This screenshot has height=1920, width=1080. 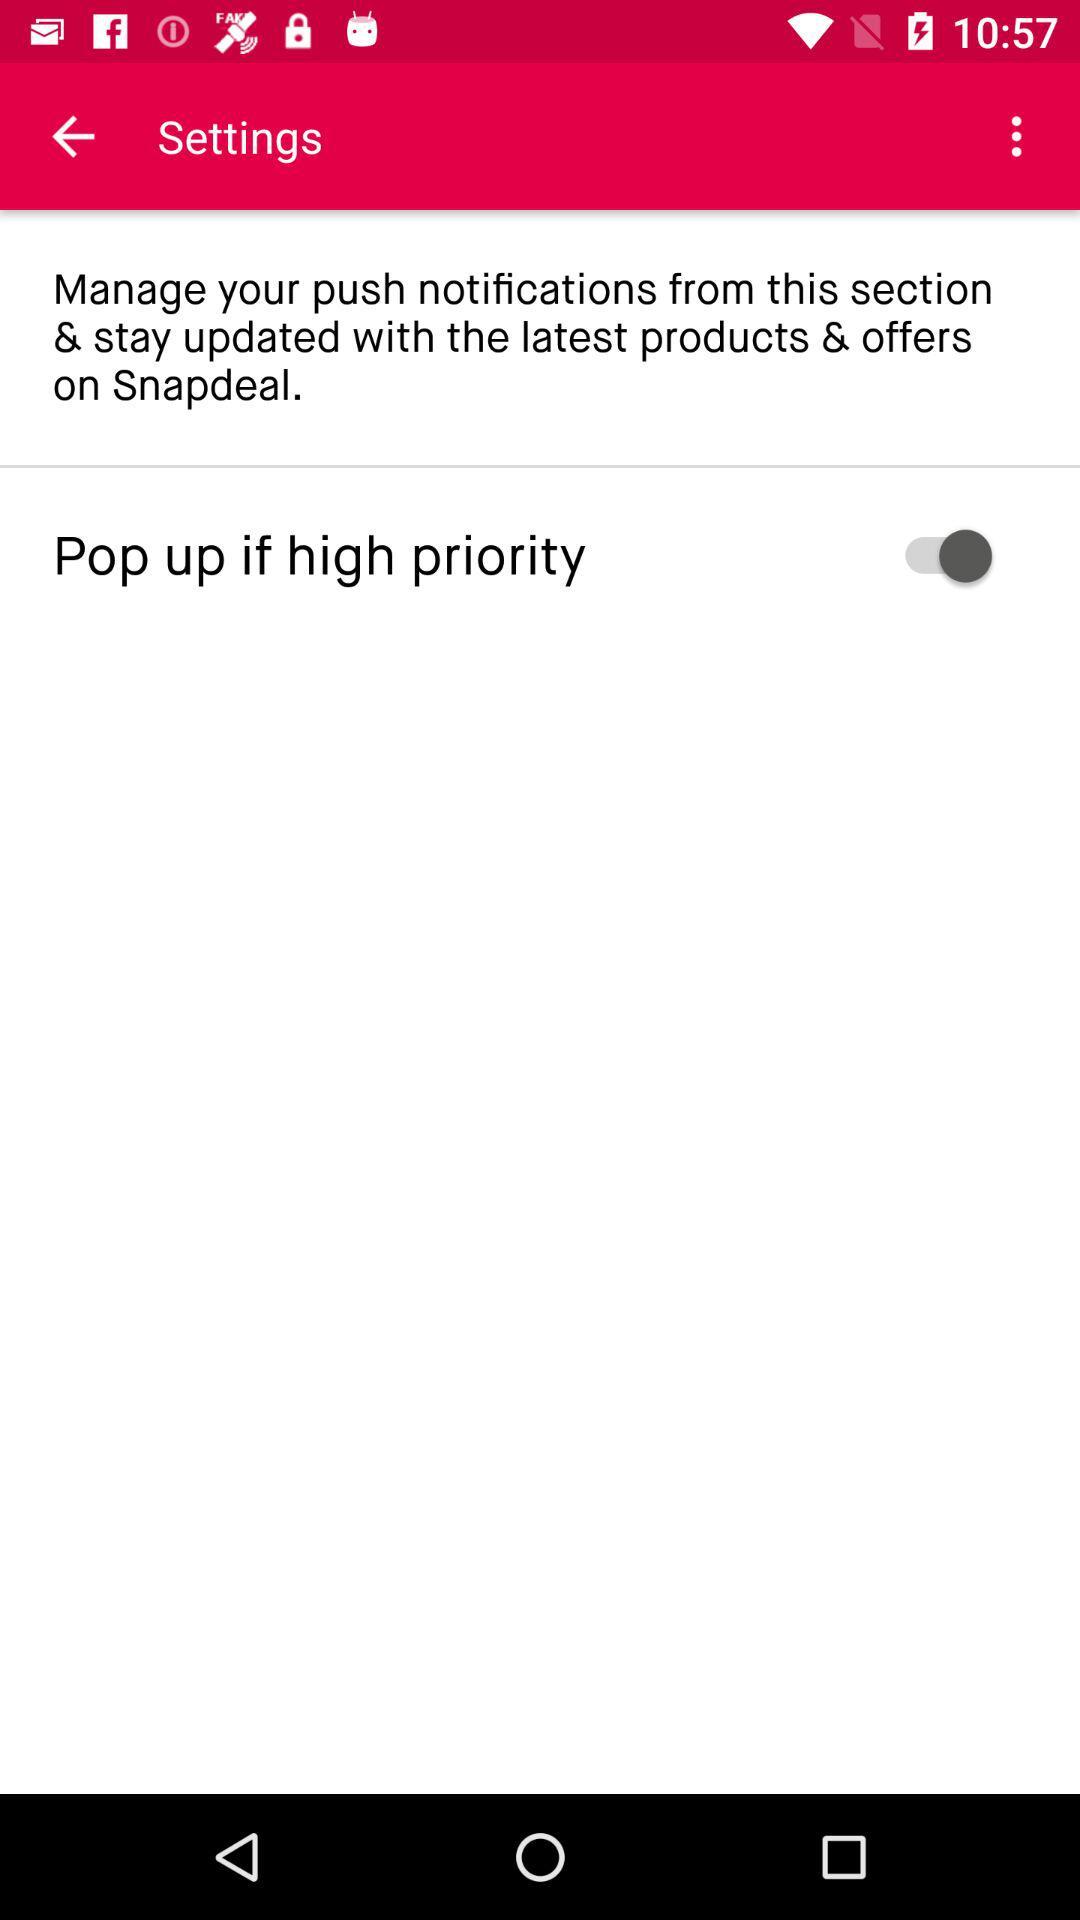 What do you see at coordinates (72, 135) in the screenshot?
I see `go back` at bounding box center [72, 135].